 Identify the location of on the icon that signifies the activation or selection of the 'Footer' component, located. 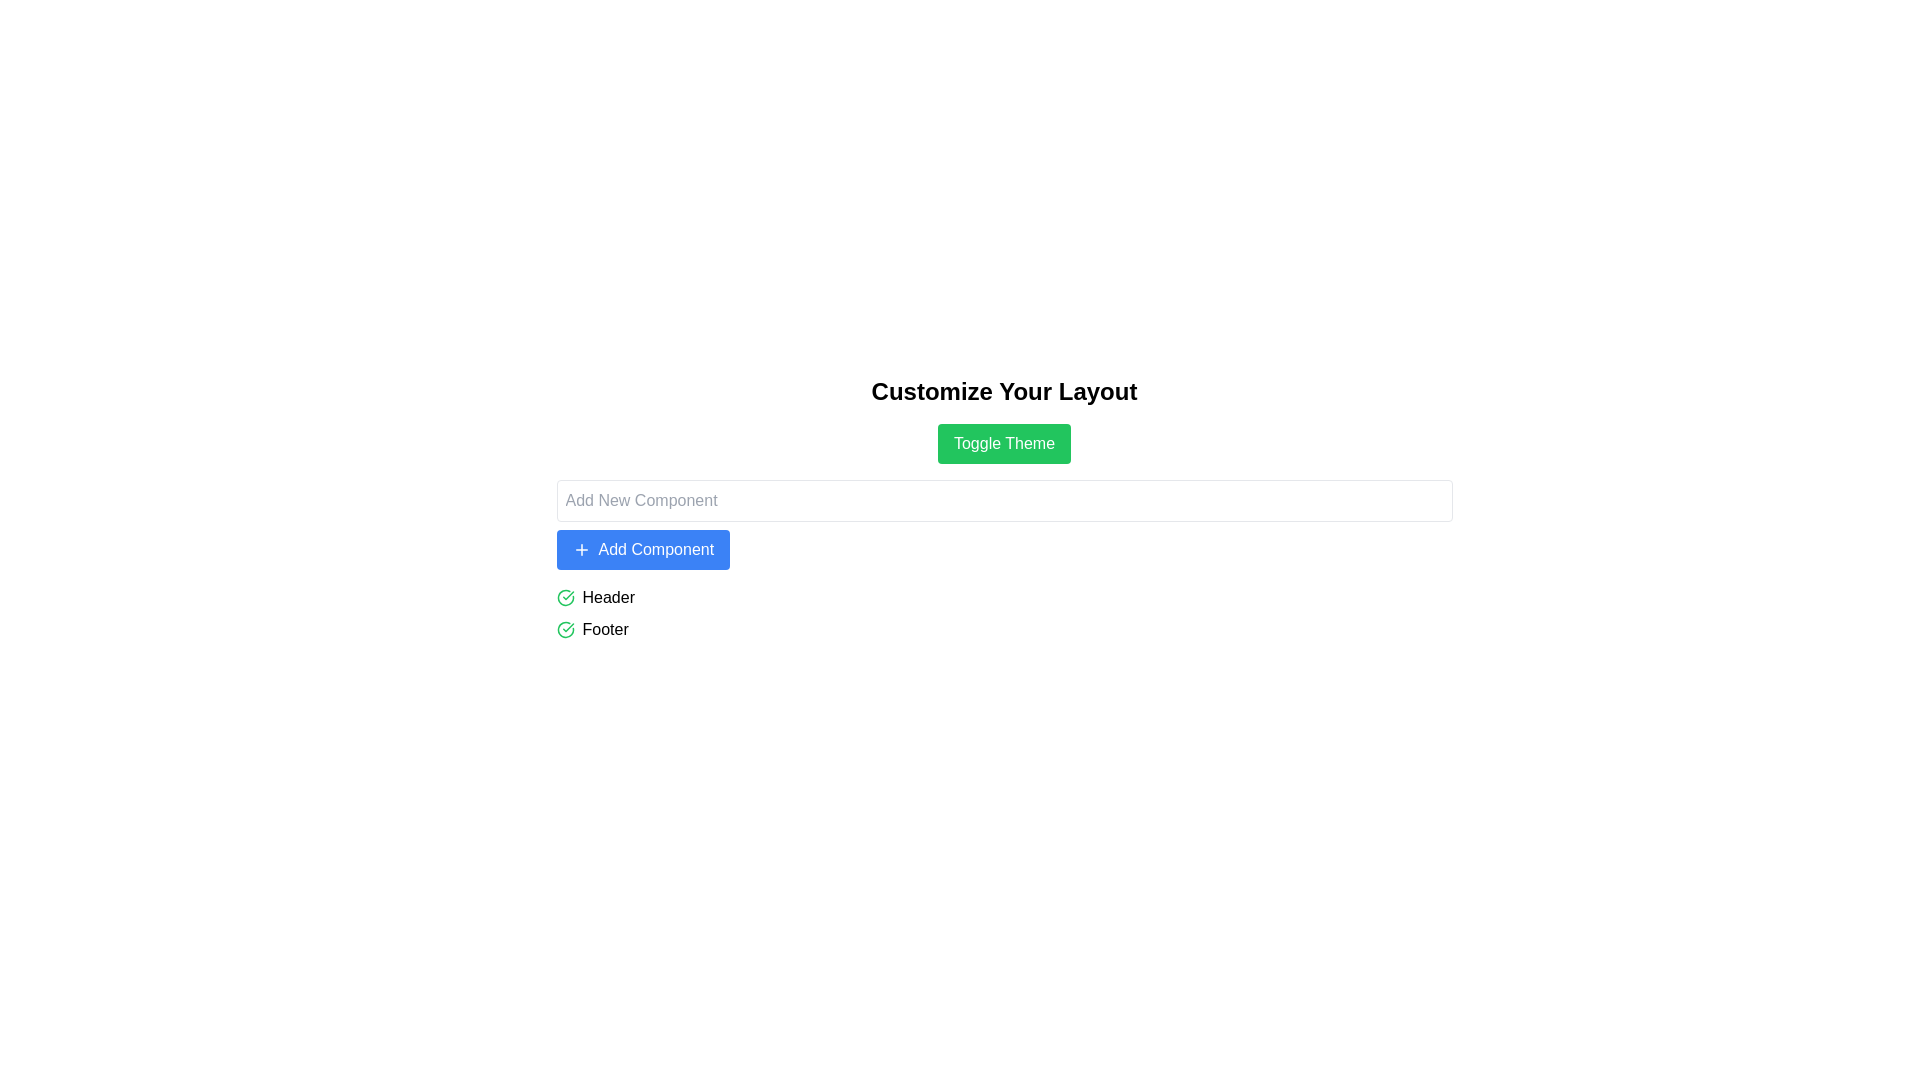
(564, 628).